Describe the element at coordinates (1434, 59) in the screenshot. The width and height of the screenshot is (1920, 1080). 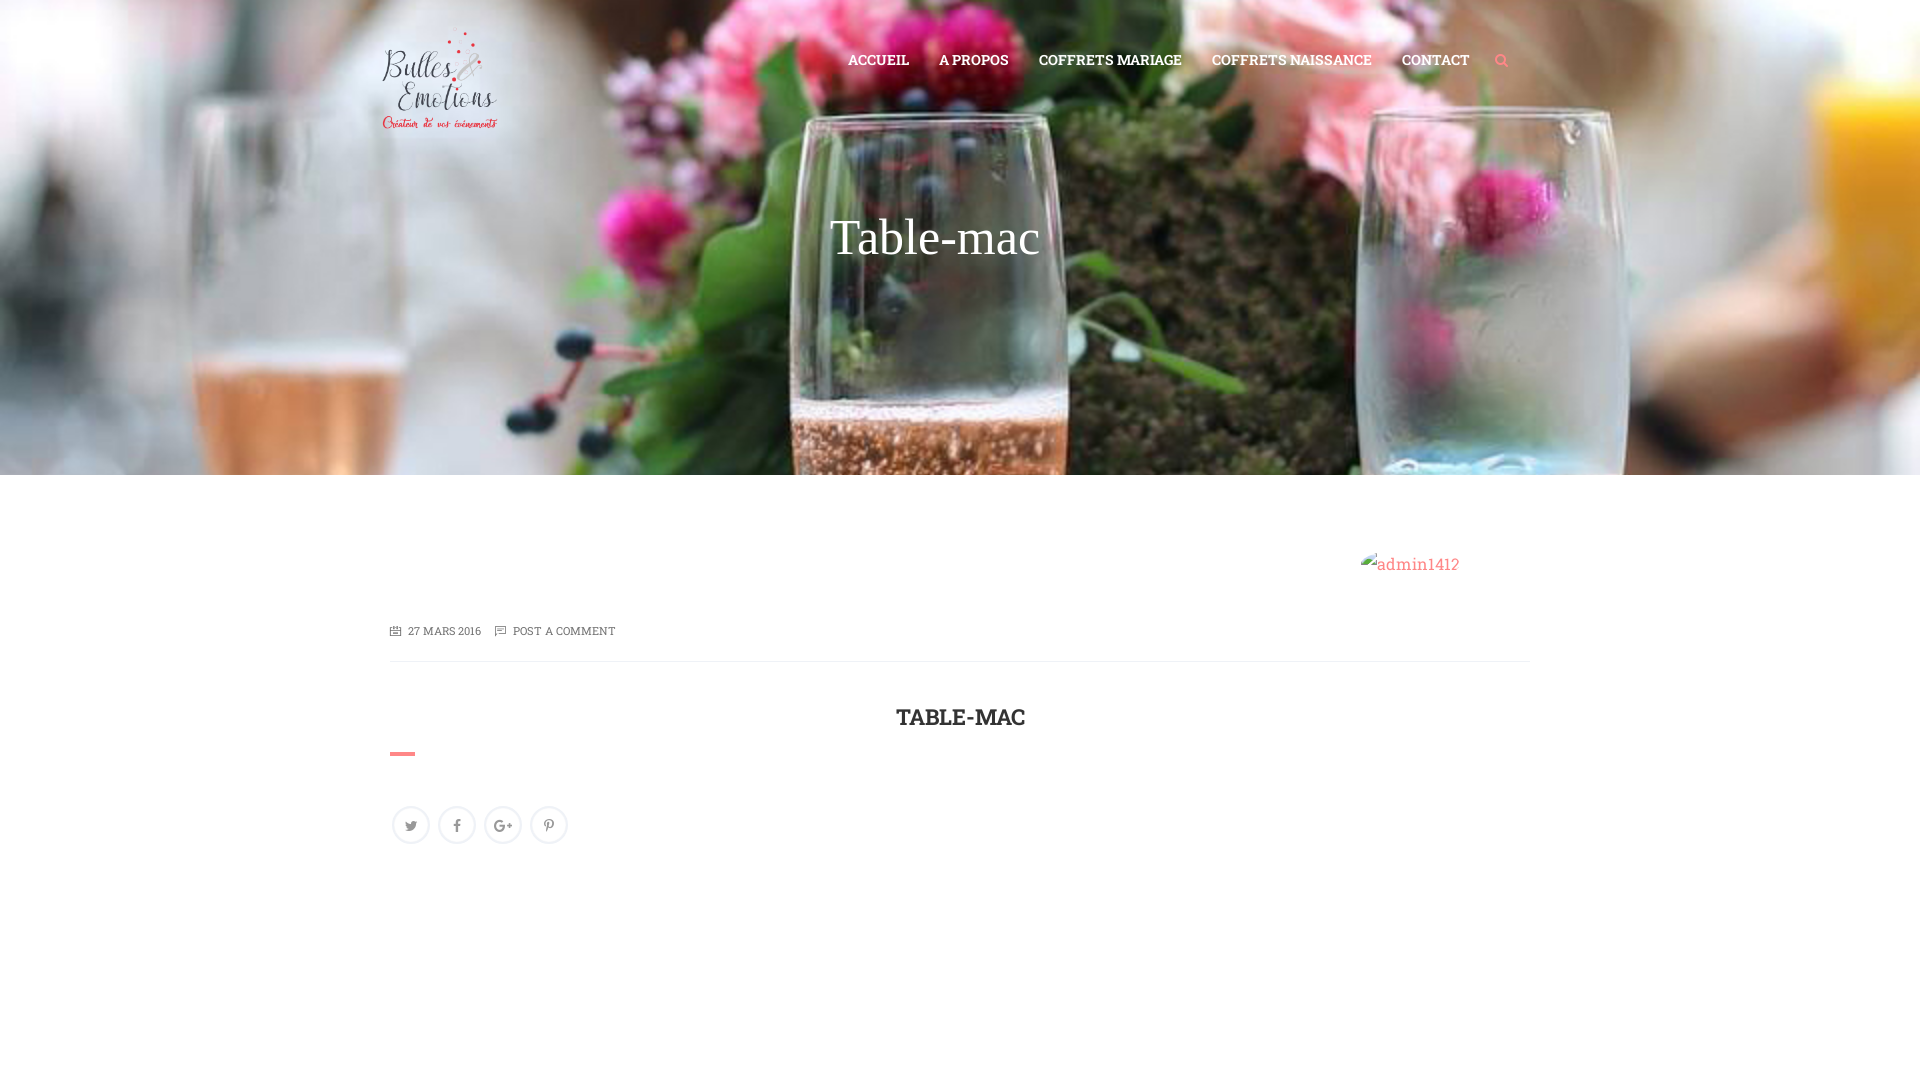
I see `'CONTACT'` at that location.